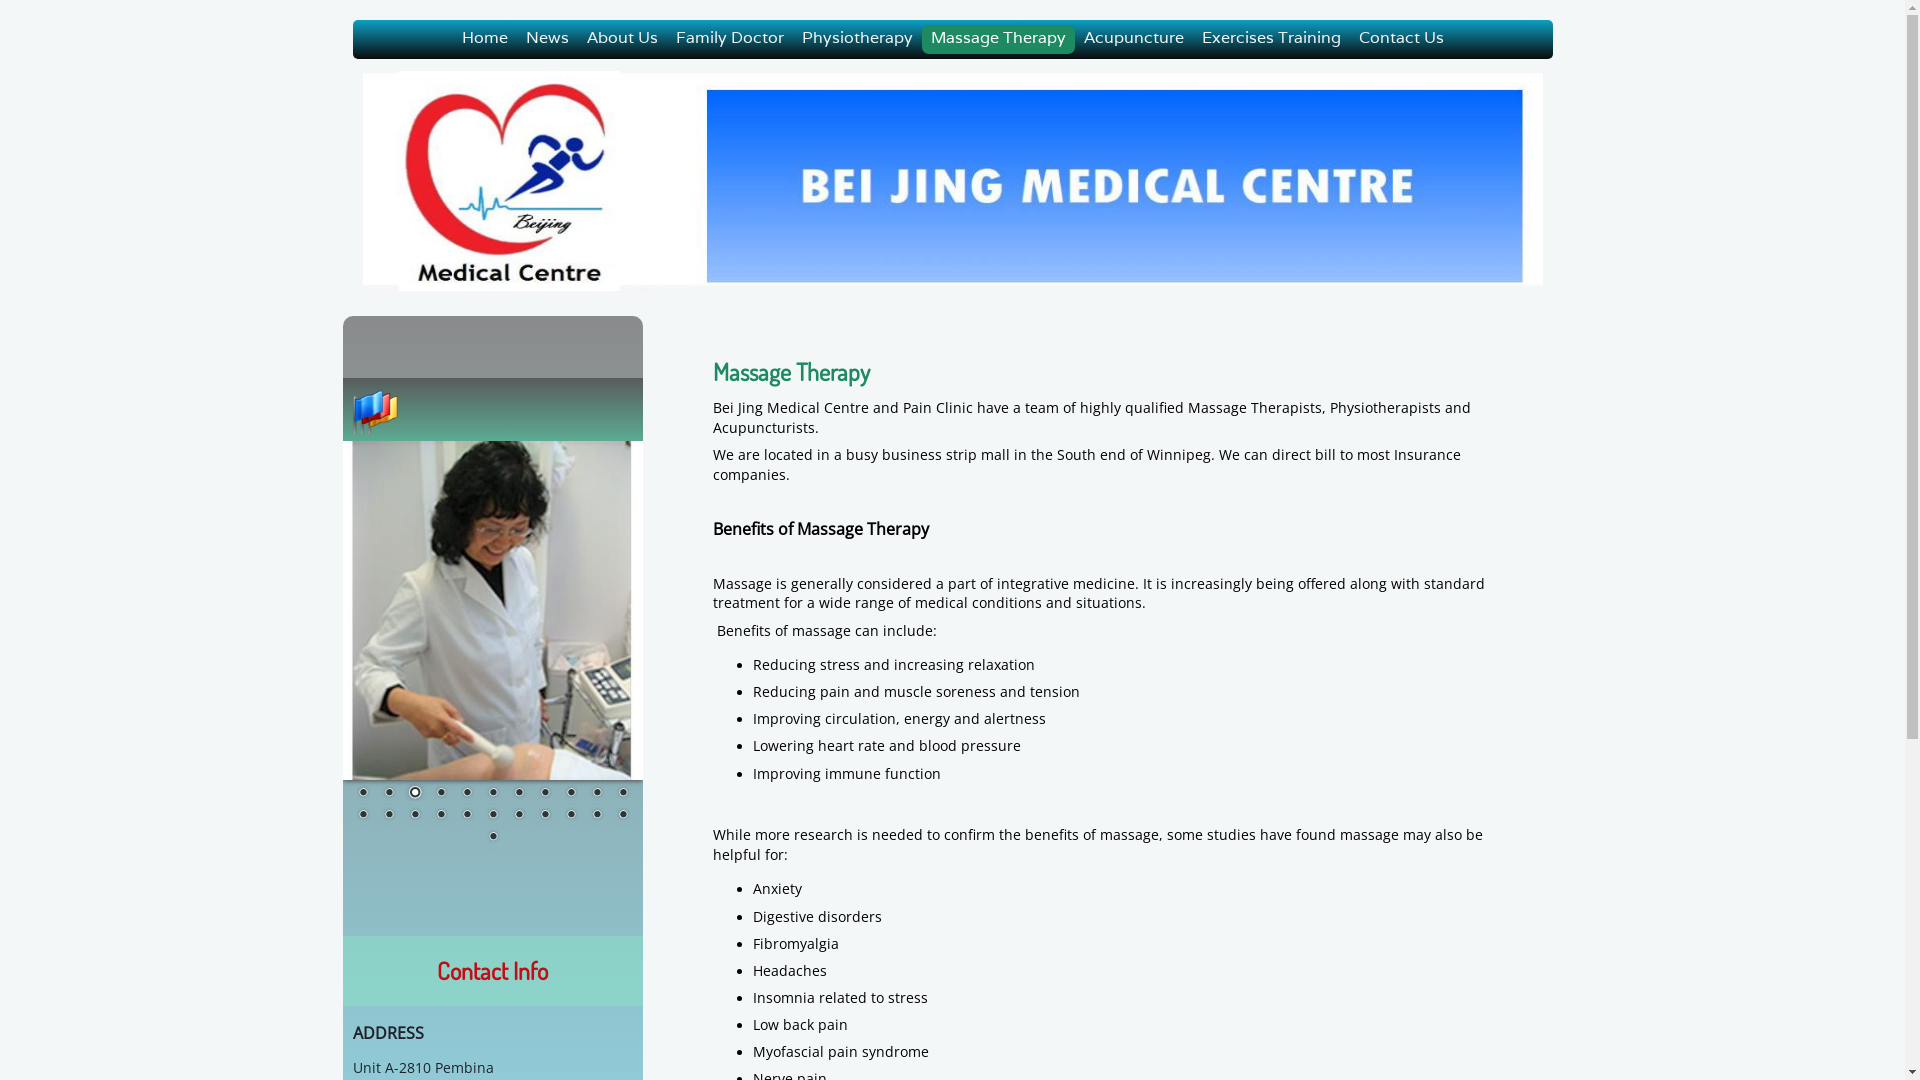  I want to click on '6', so click(493, 793).